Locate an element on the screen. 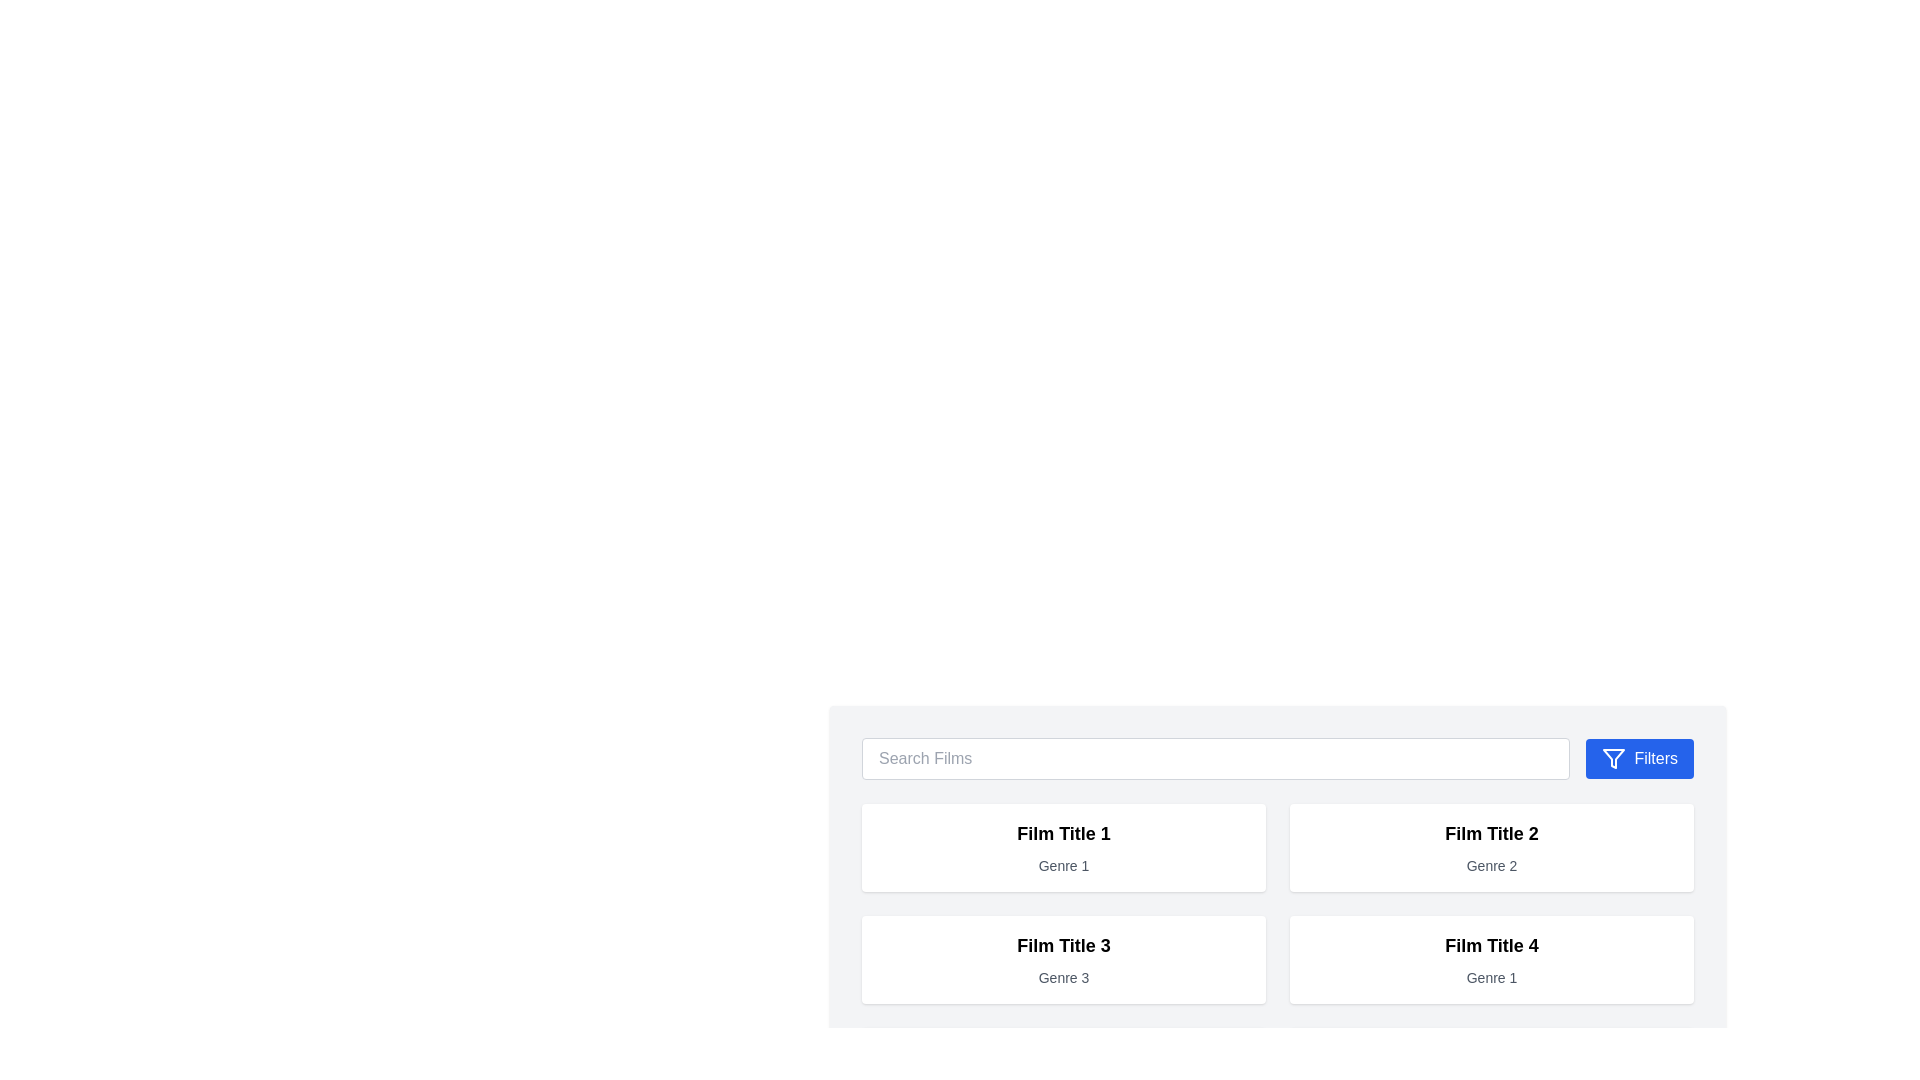 This screenshot has height=1080, width=1920. the film entry card located in the second row, second column of the grid view is located at coordinates (1492, 959).